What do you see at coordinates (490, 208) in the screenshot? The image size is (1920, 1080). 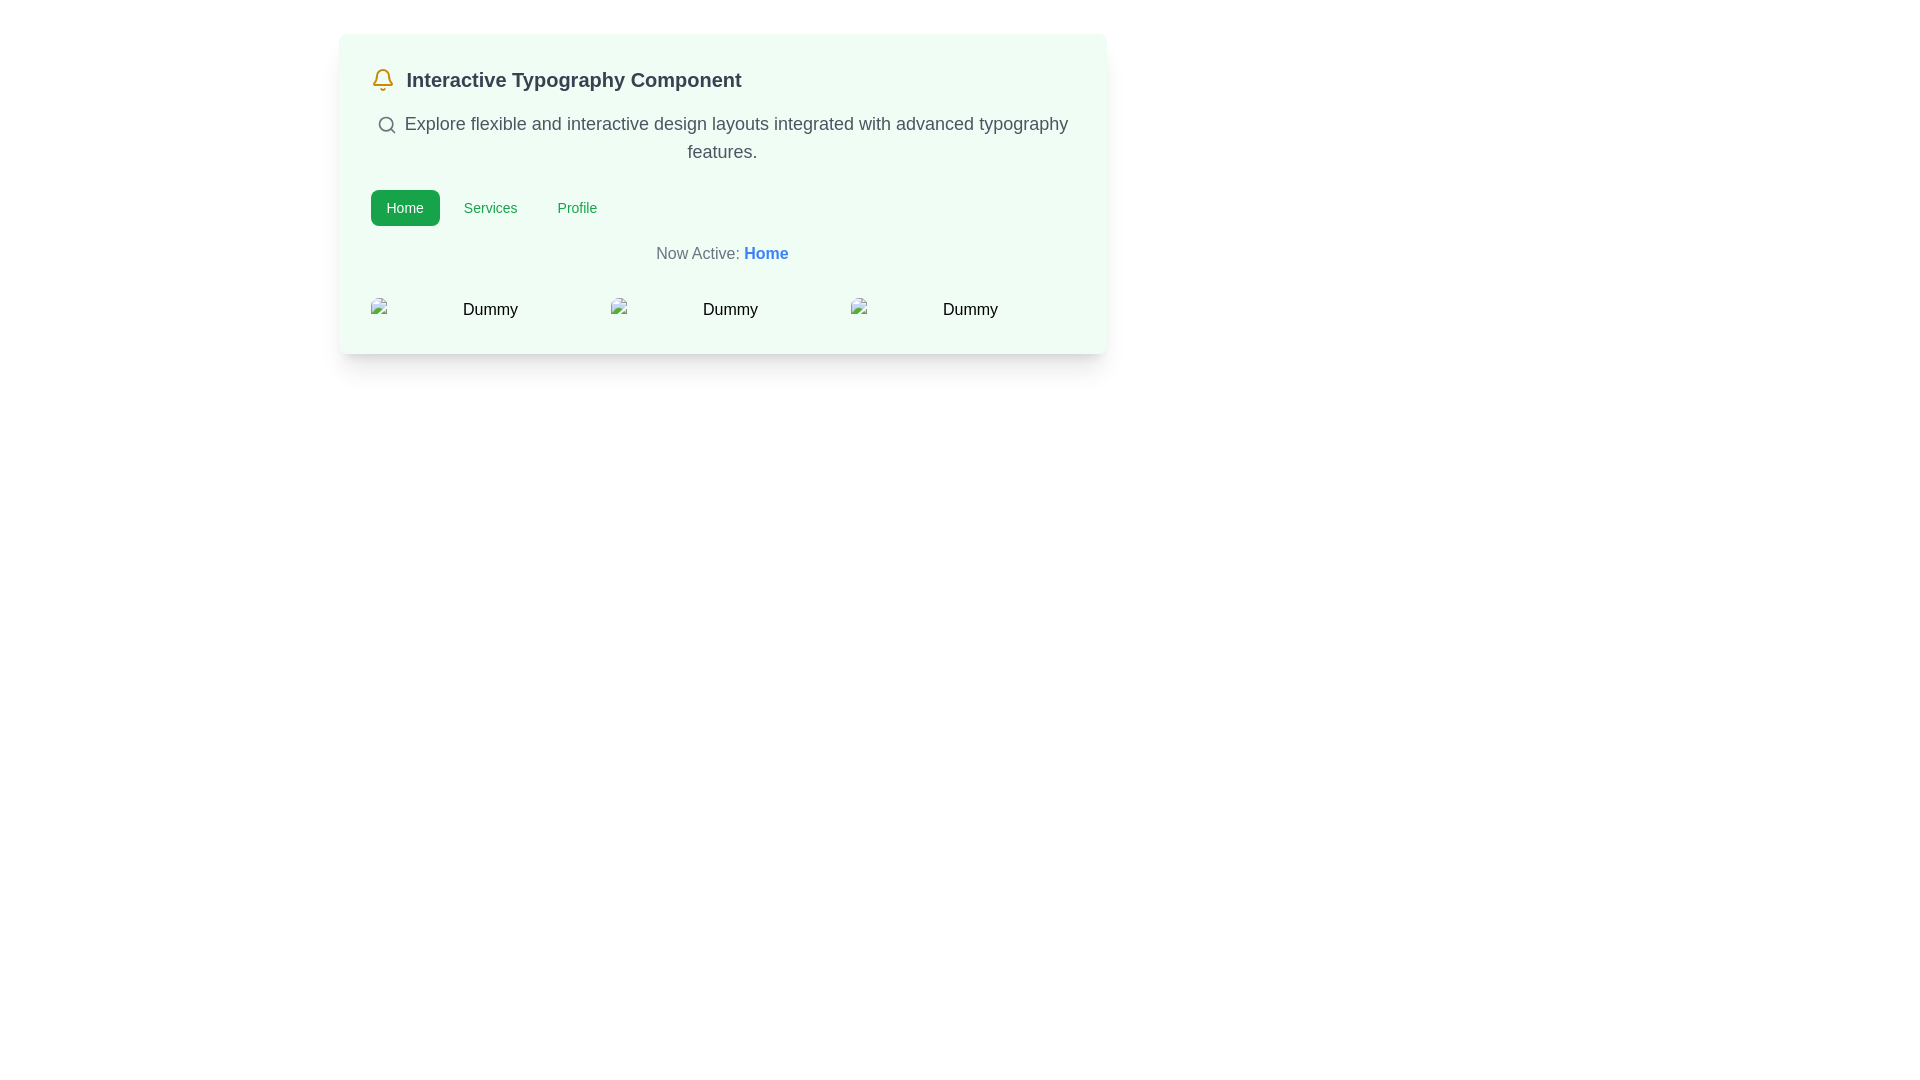 I see `the 'Services' button, which is the second button in a row of three buttons ('Home', 'Services', 'Profile'), to observe styling effects` at bounding box center [490, 208].